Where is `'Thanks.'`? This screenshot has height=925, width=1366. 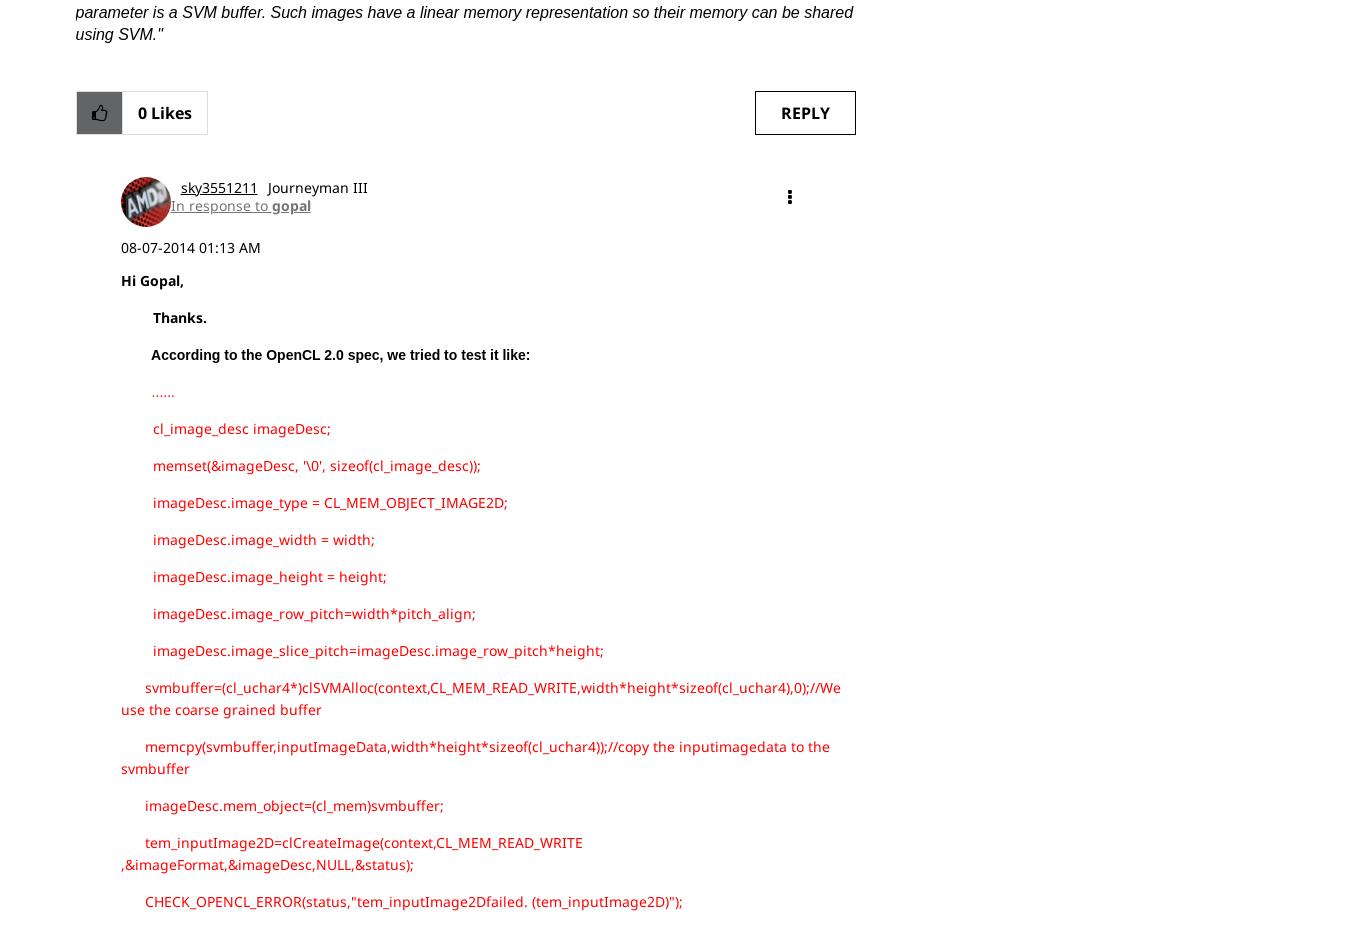
'Thanks.' is located at coordinates (161, 315).